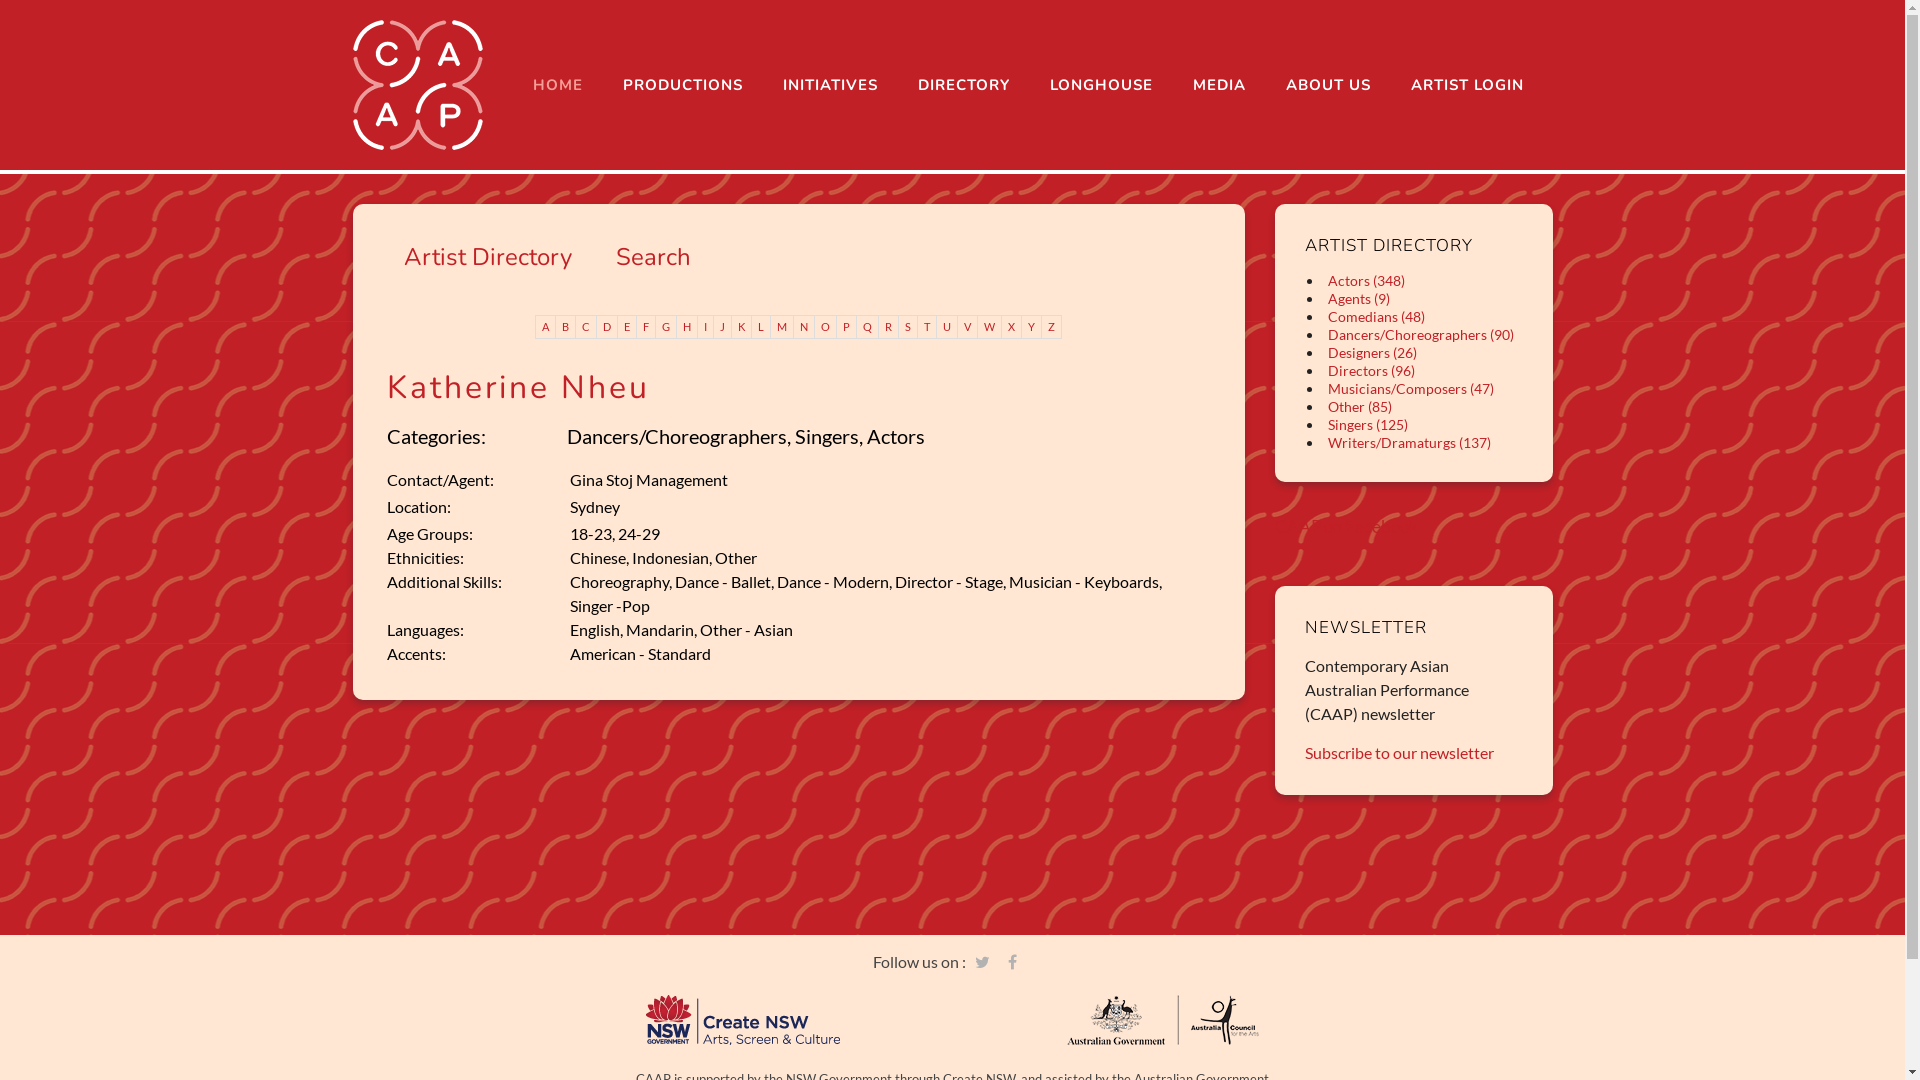 This screenshot has height=1080, width=1920. I want to click on 'S', so click(907, 326).